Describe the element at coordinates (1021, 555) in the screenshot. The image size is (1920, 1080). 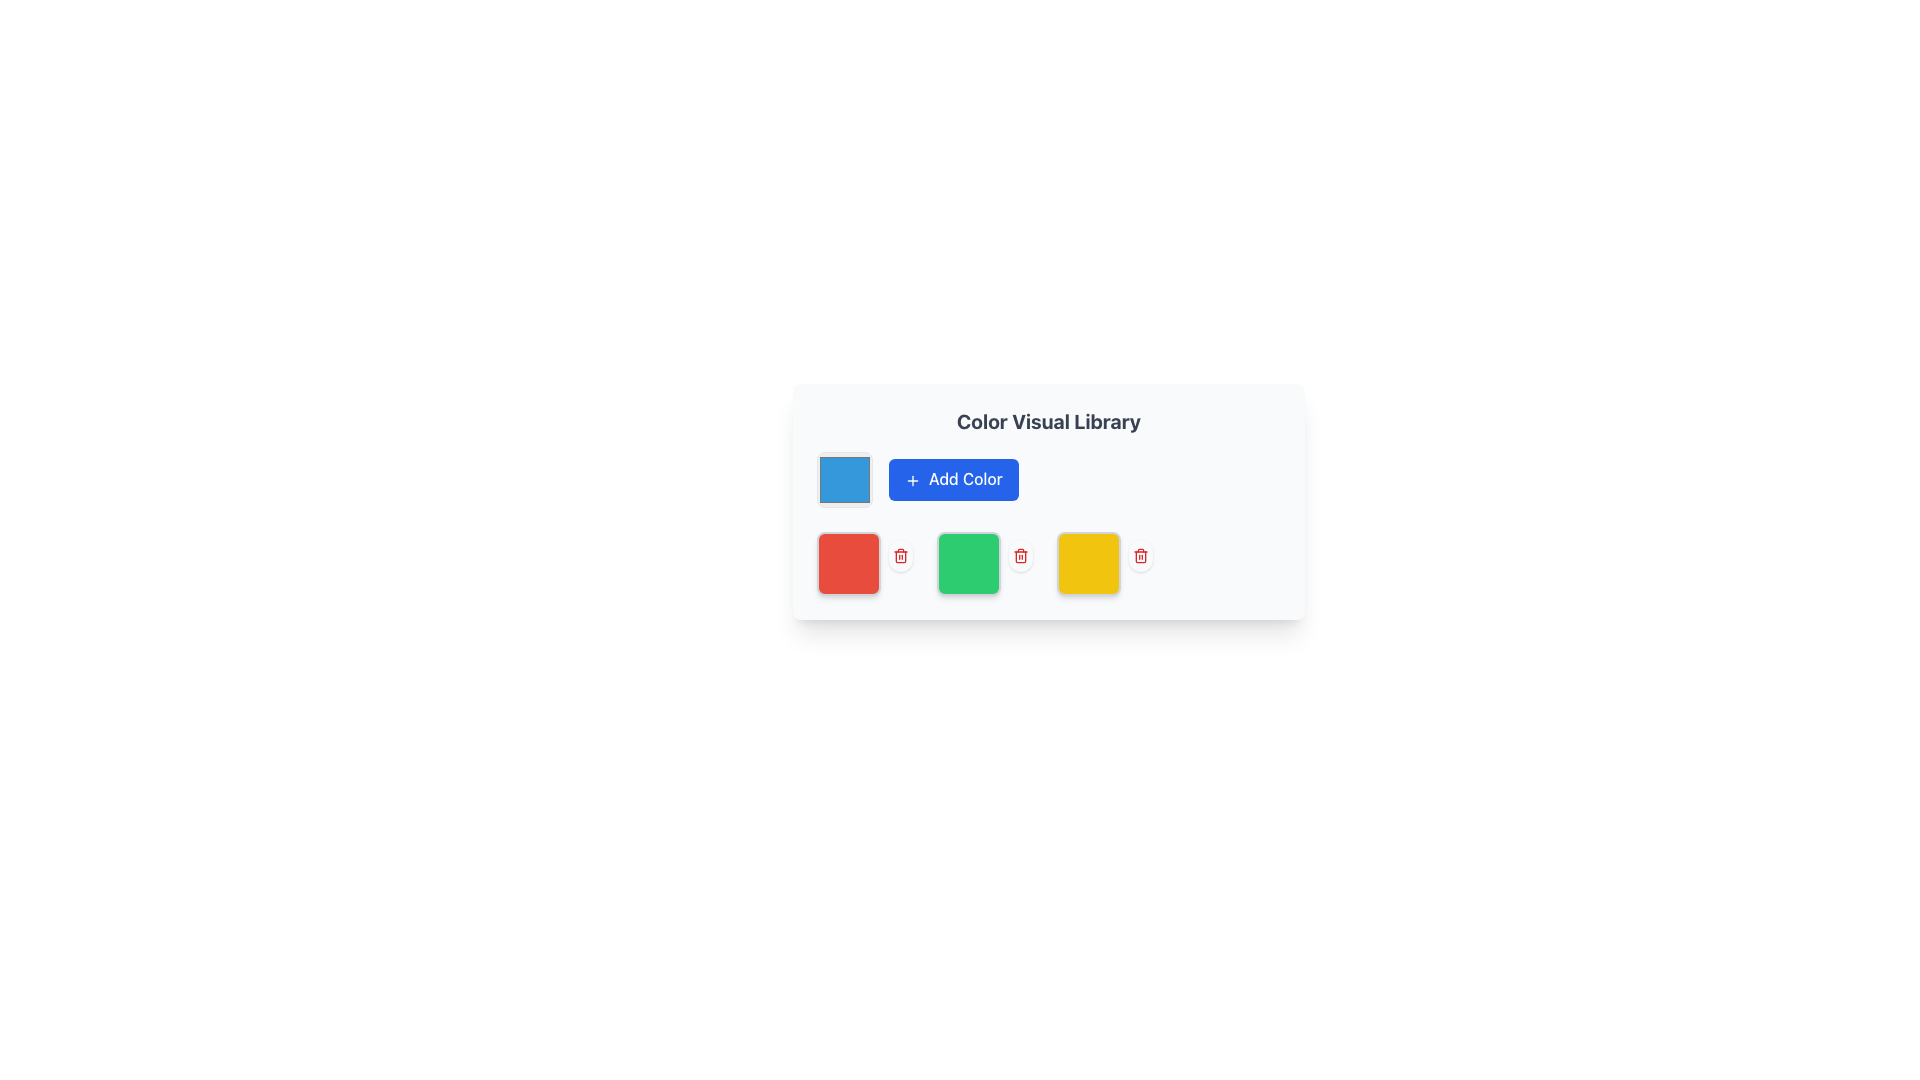
I see `the small delete button styled as a trash can icon located at the top-right corner of the second green square in the grid` at that location.